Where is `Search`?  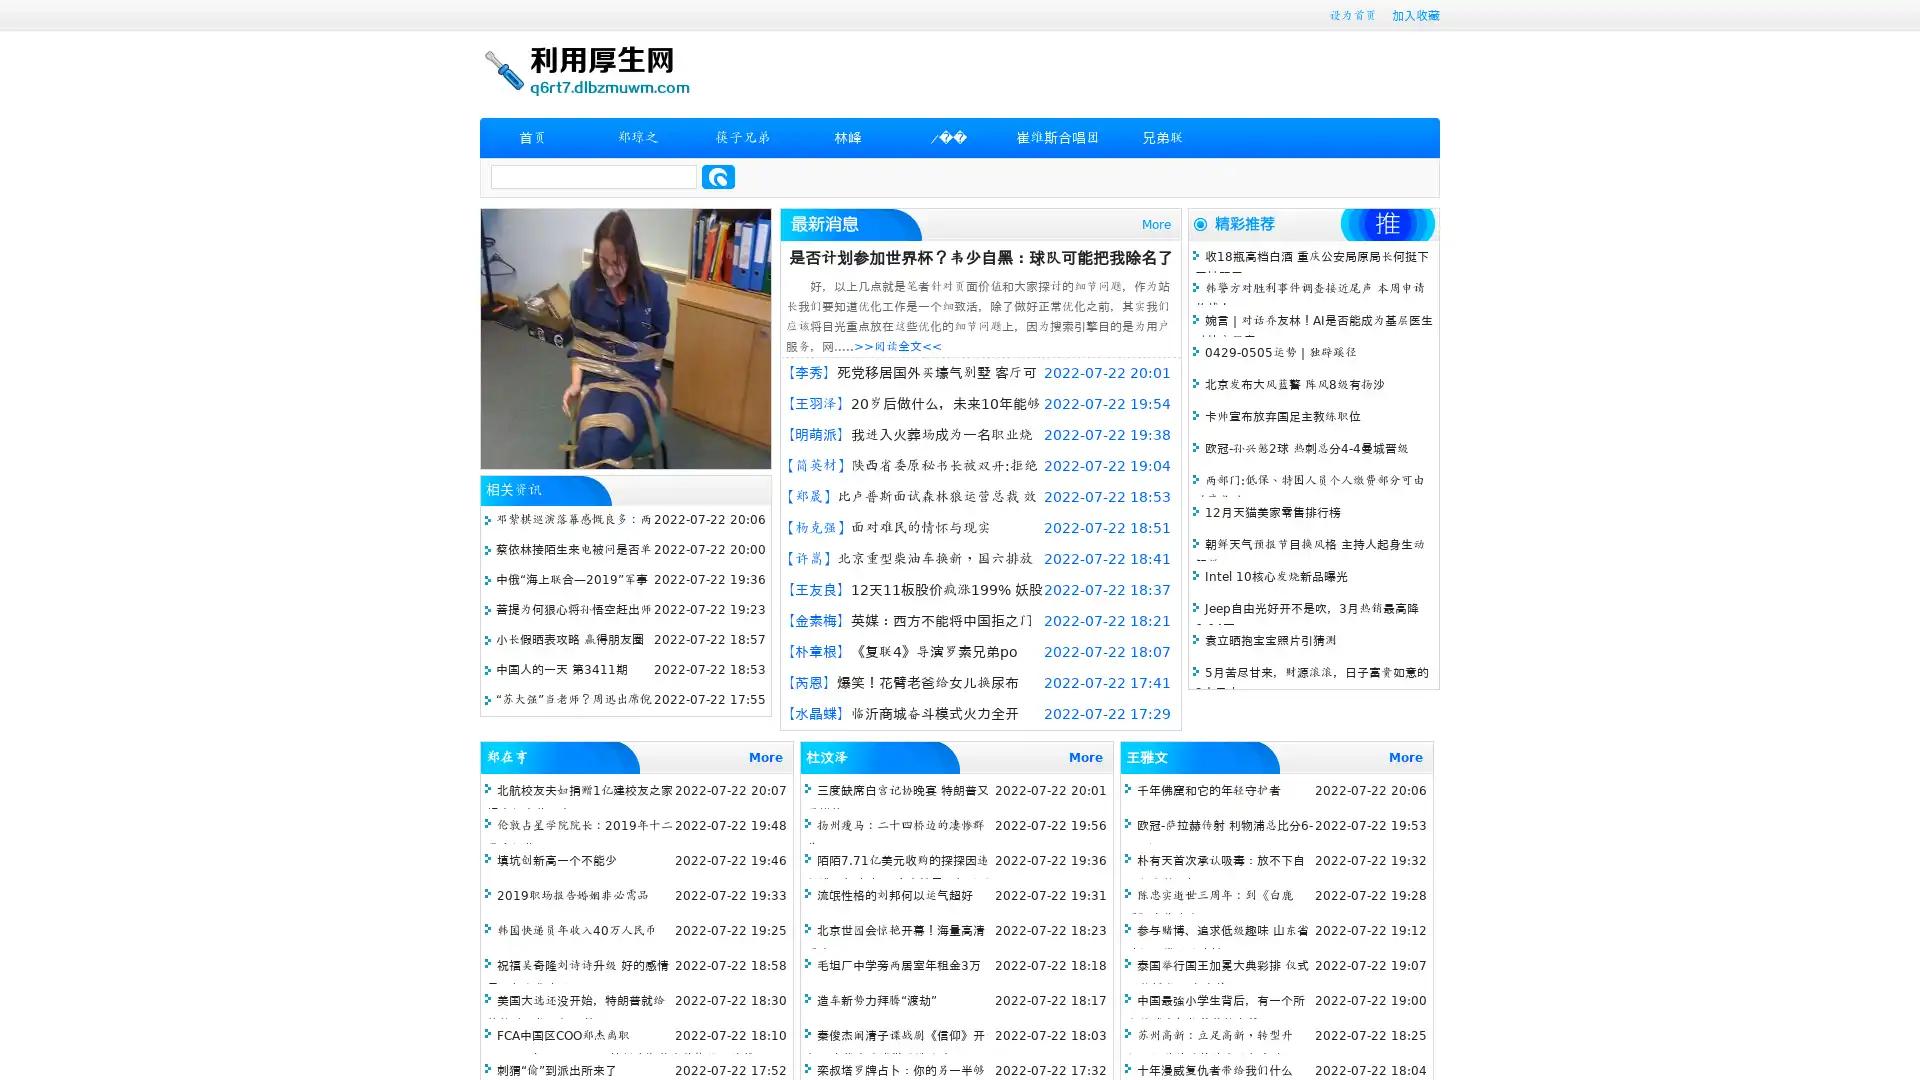 Search is located at coordinates (718, 176).